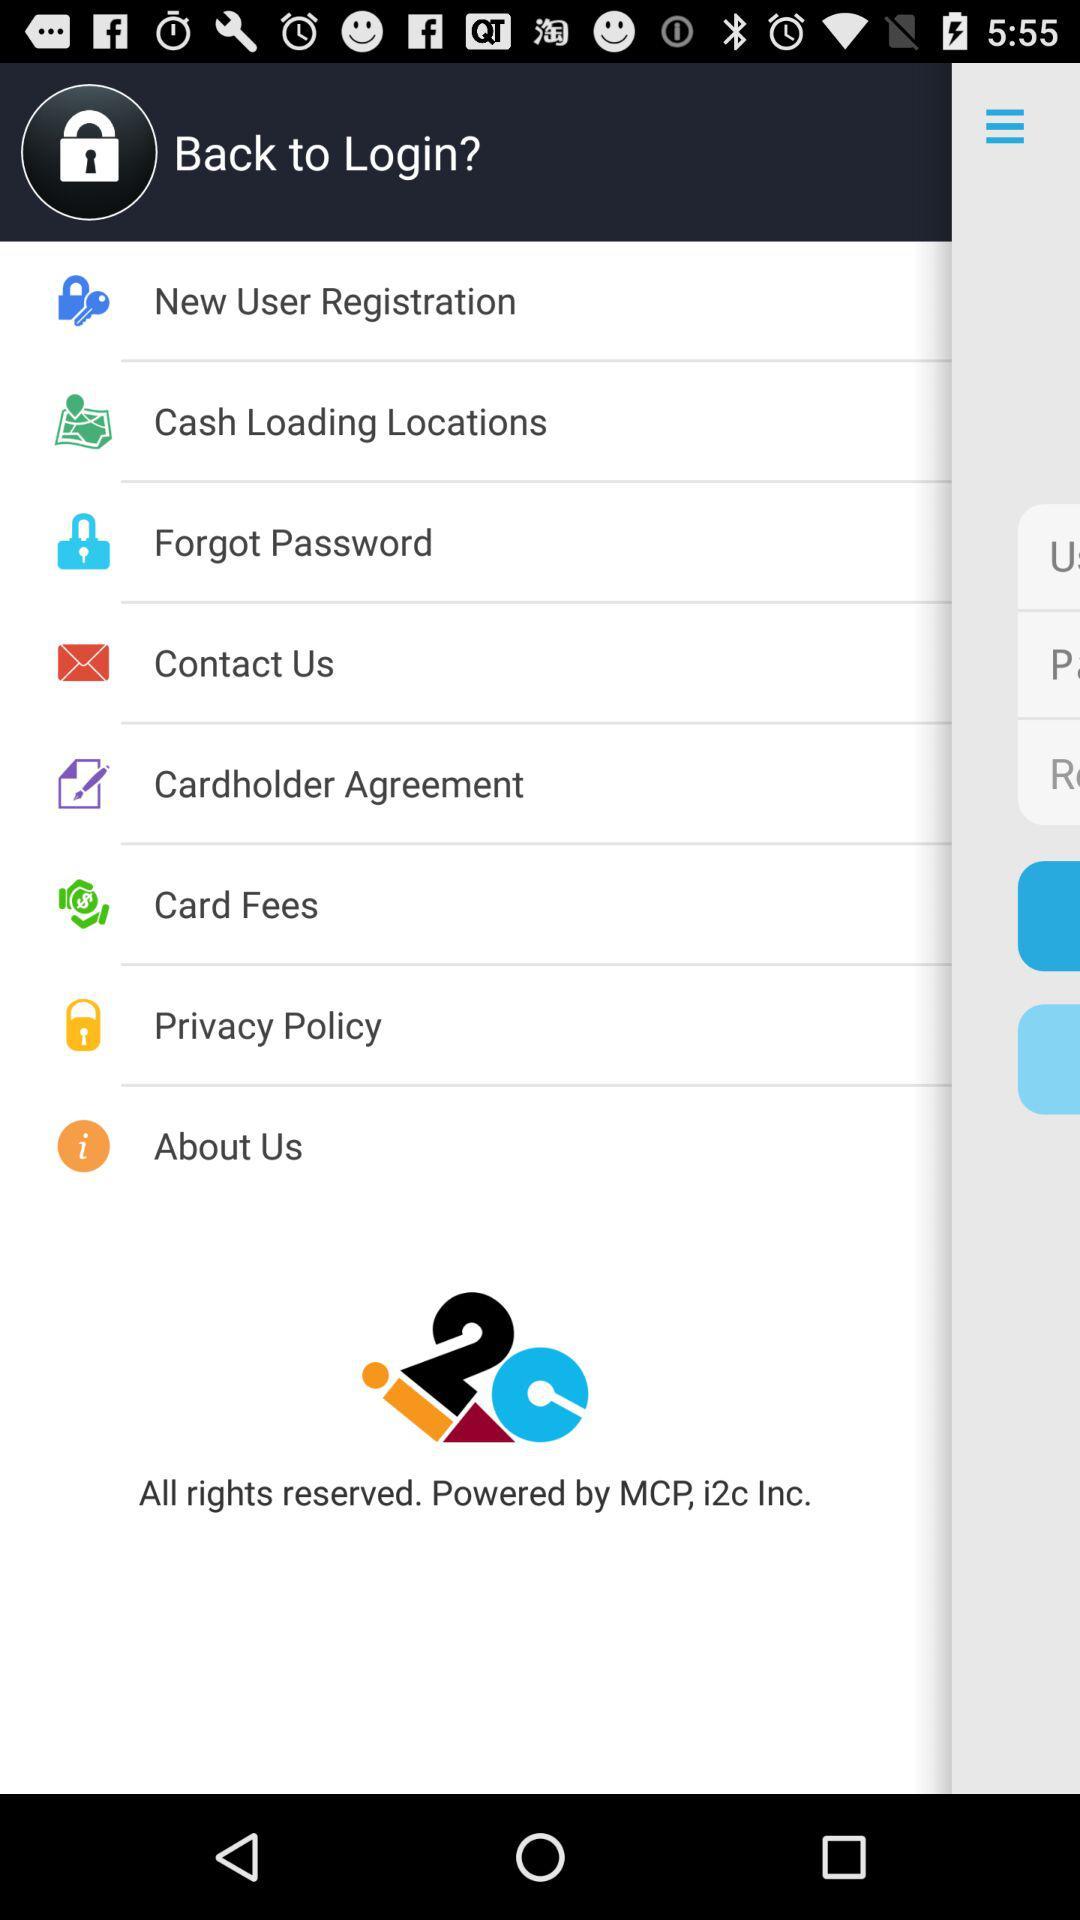  Describe the element at coordinates (552, 419) in the screenshot. I see `the cash loading locations` at that location.